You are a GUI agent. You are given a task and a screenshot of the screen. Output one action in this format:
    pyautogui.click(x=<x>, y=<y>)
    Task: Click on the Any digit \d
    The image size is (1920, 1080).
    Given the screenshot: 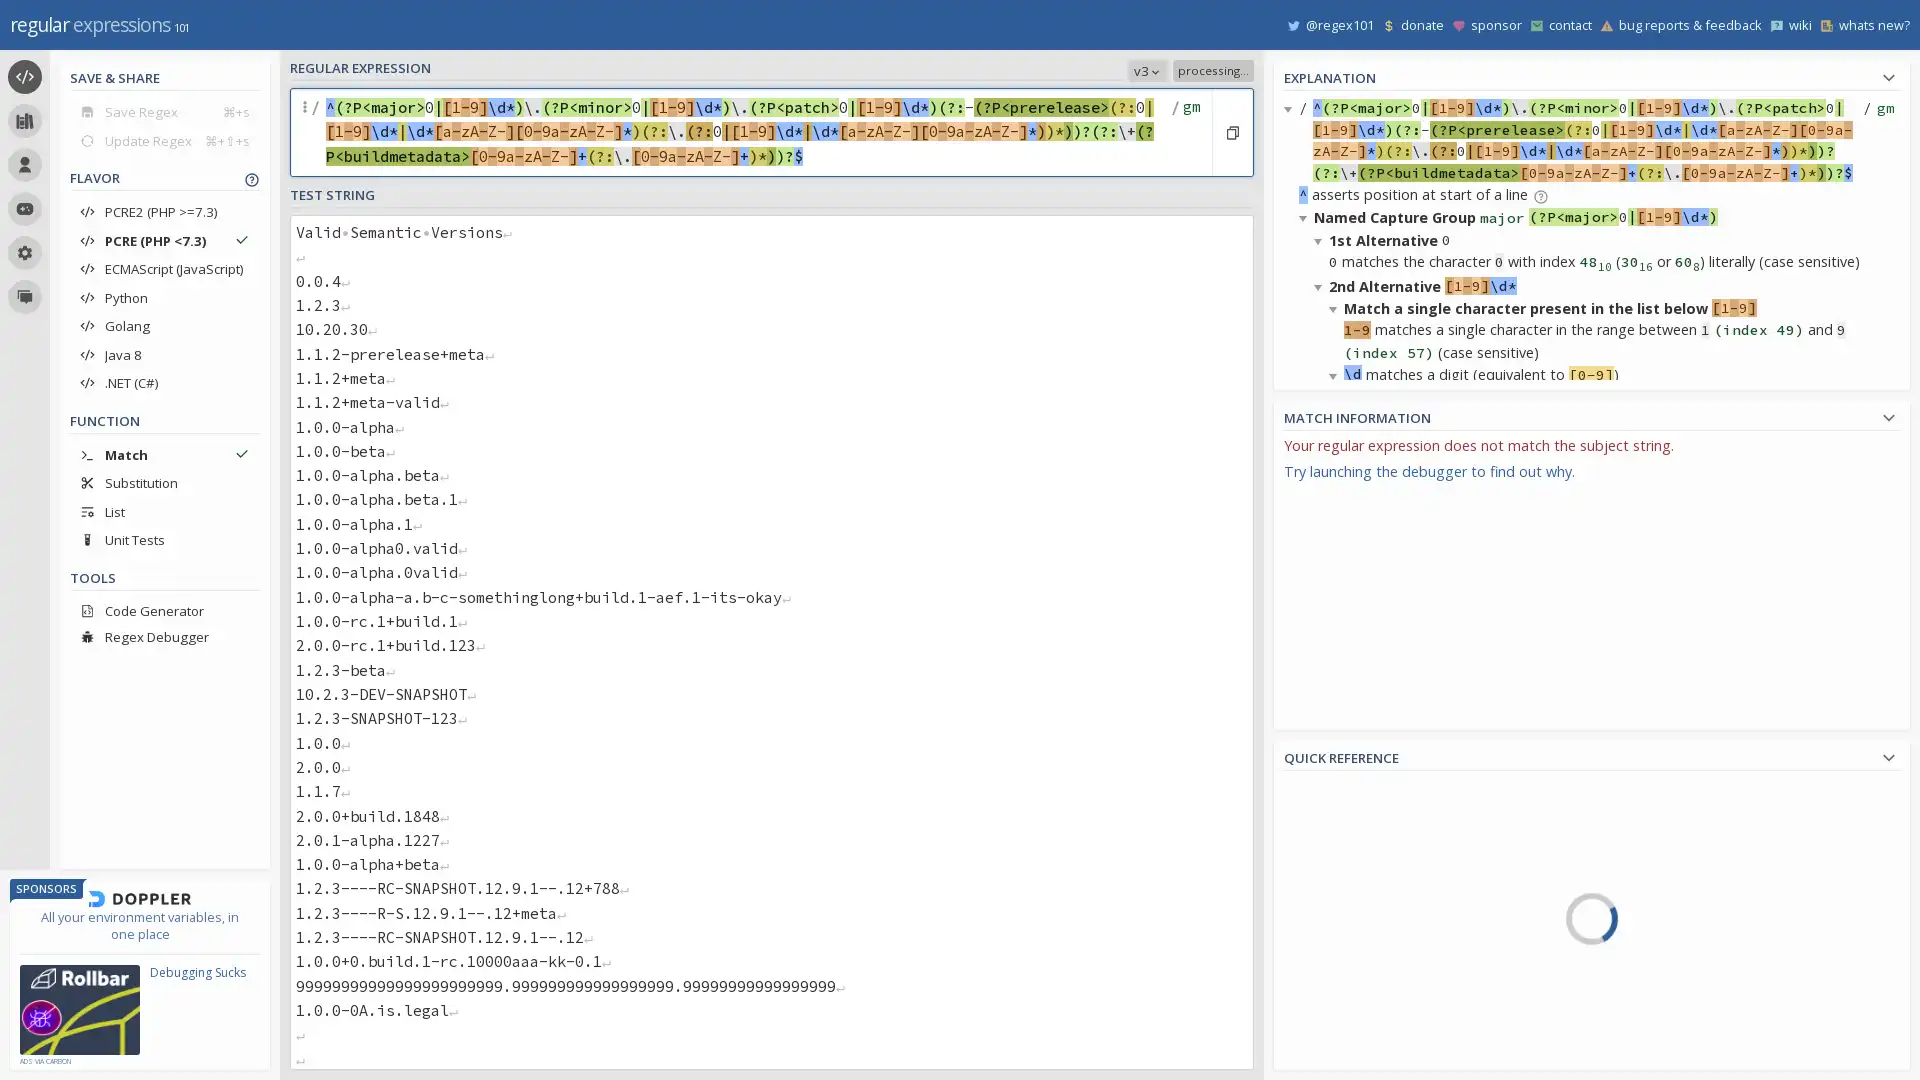 What is the action you would take?
    pyautogui.click(x=1691, y=1047)
    